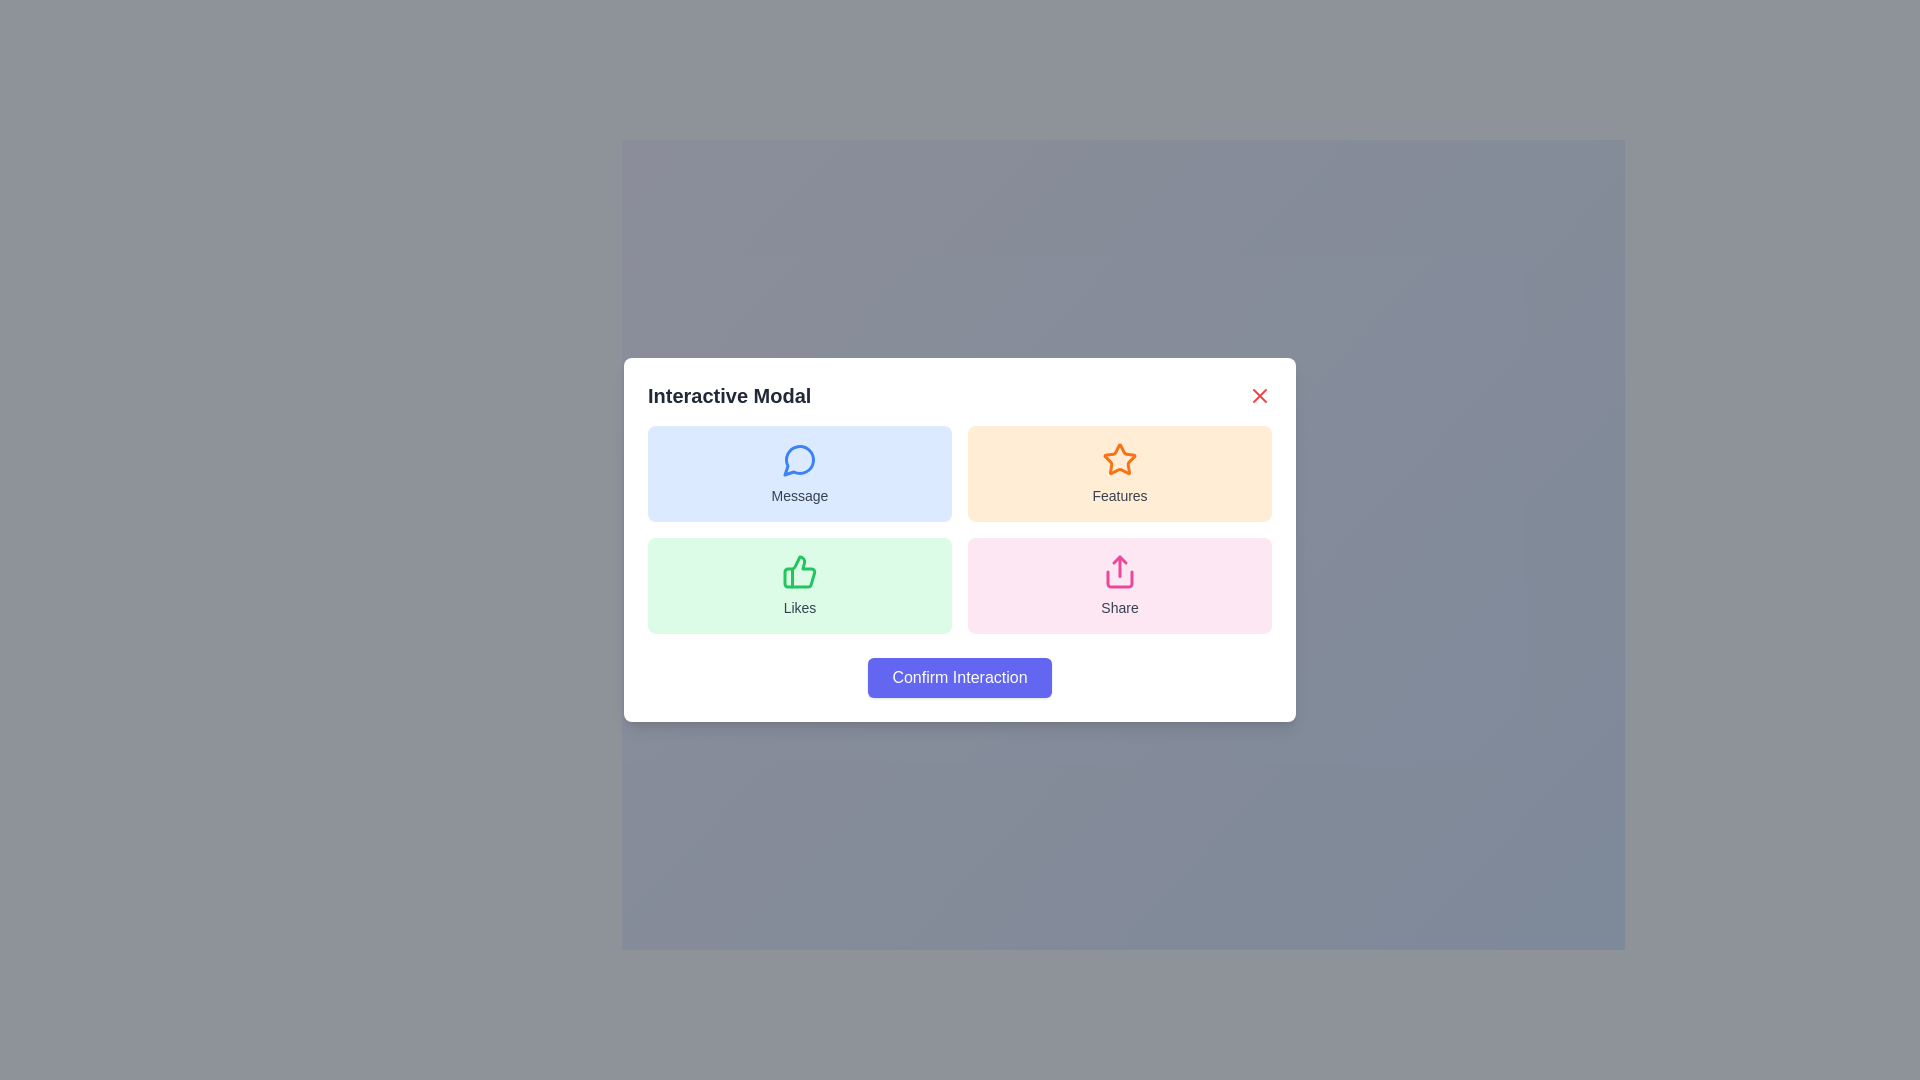 This screenshot has width=1920, height=1080. What do you see at coordinates (800, 585) in the screenshot?
I see `the informational block displaying a thumbs-up icon and the label 'Likes', located in the lower left portion of the grid layout` at bounding box center [800, 585].